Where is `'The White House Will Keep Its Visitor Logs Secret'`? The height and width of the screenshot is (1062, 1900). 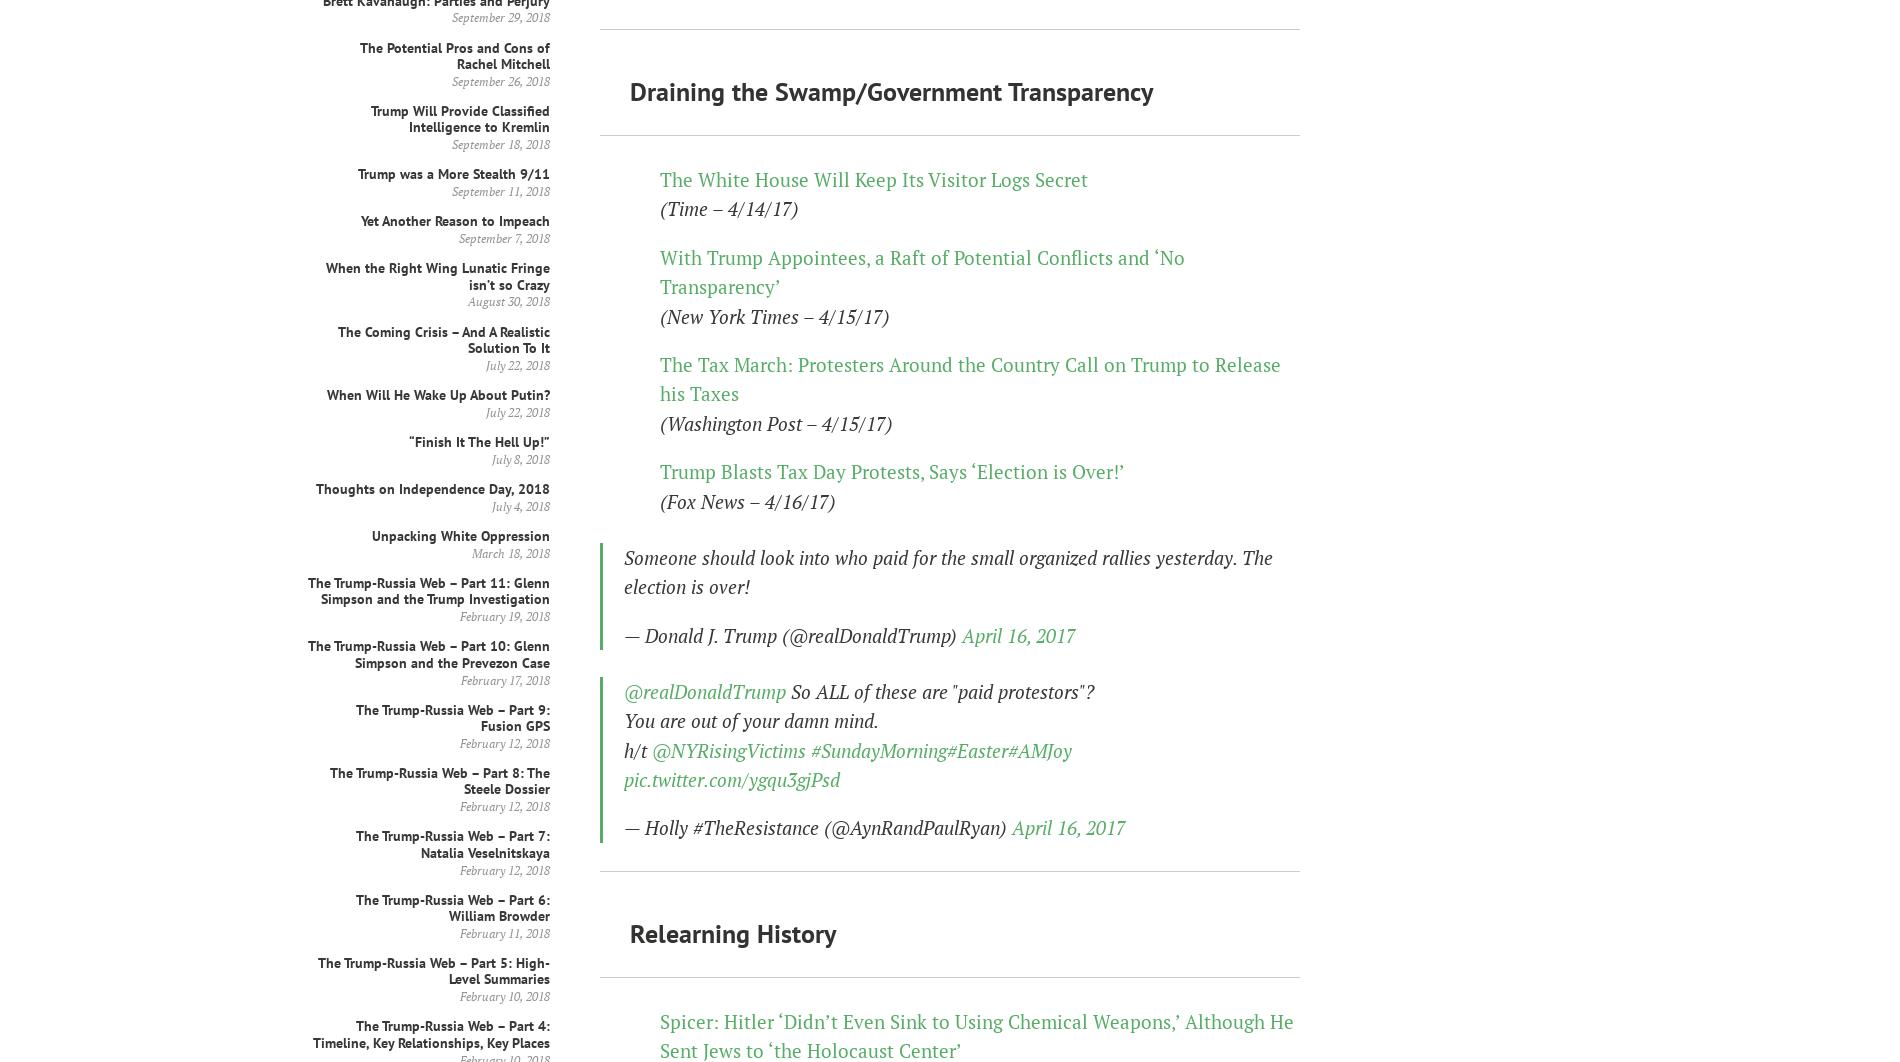
'The White House Will Keep Its Visitor Logs Secret' is located at coordinates (873, 178).